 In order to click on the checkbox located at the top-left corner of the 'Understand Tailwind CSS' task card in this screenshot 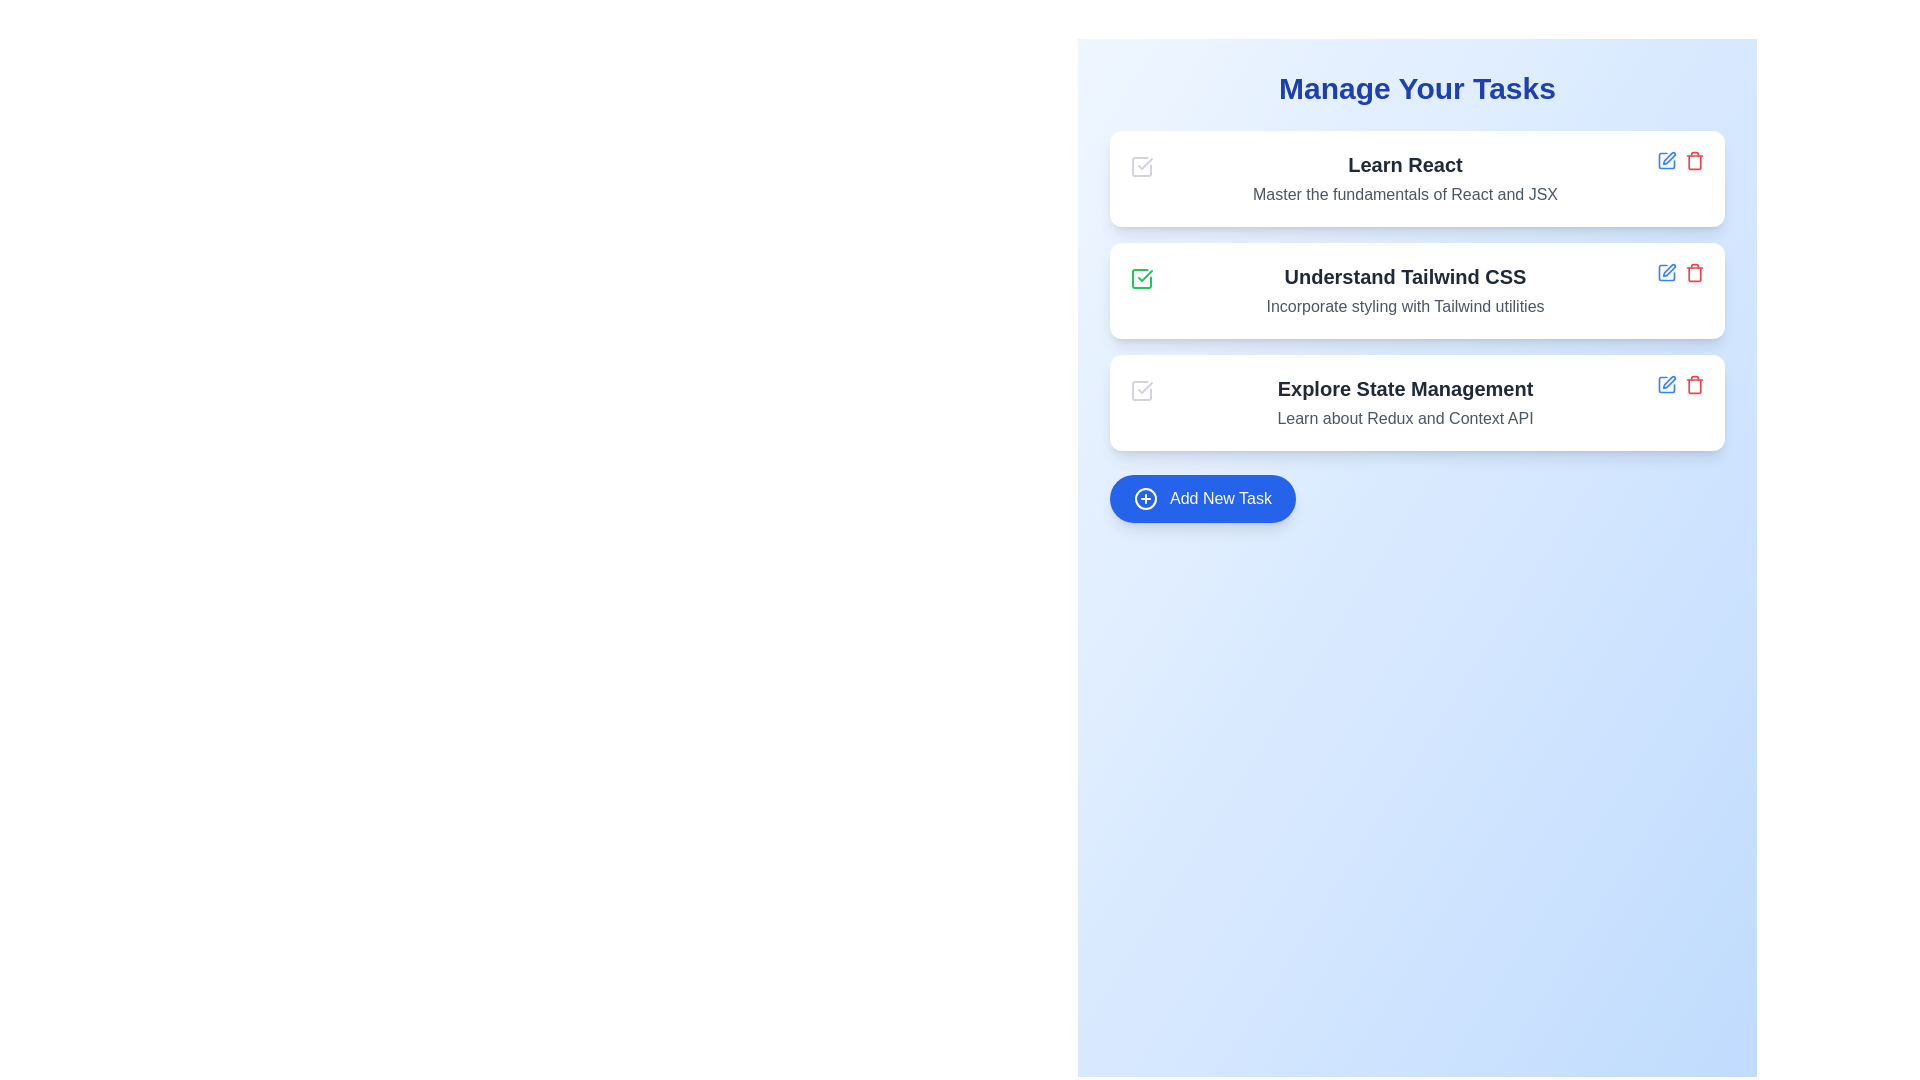, I will do `click(1142, 278)`.